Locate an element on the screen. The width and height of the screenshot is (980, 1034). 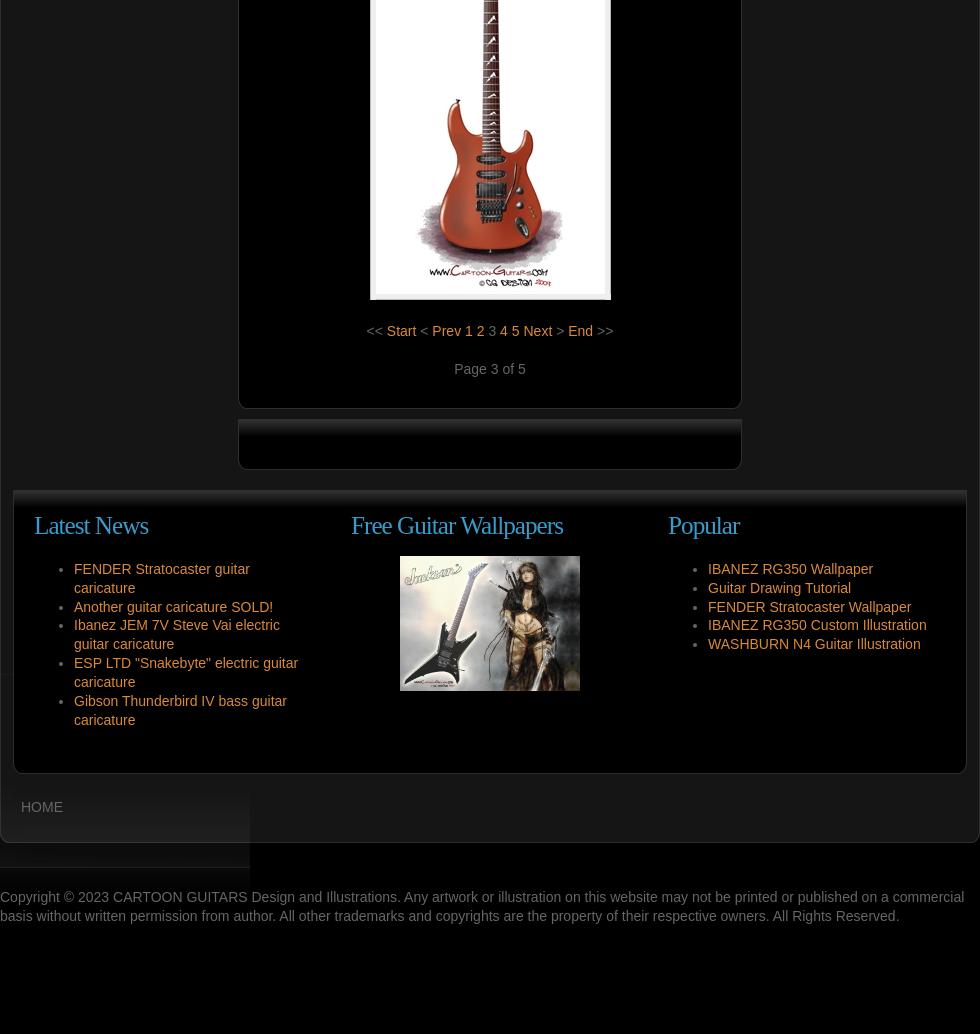
'IBANEZ RG350 Wallpaper' is located at coordinates (790, 567).